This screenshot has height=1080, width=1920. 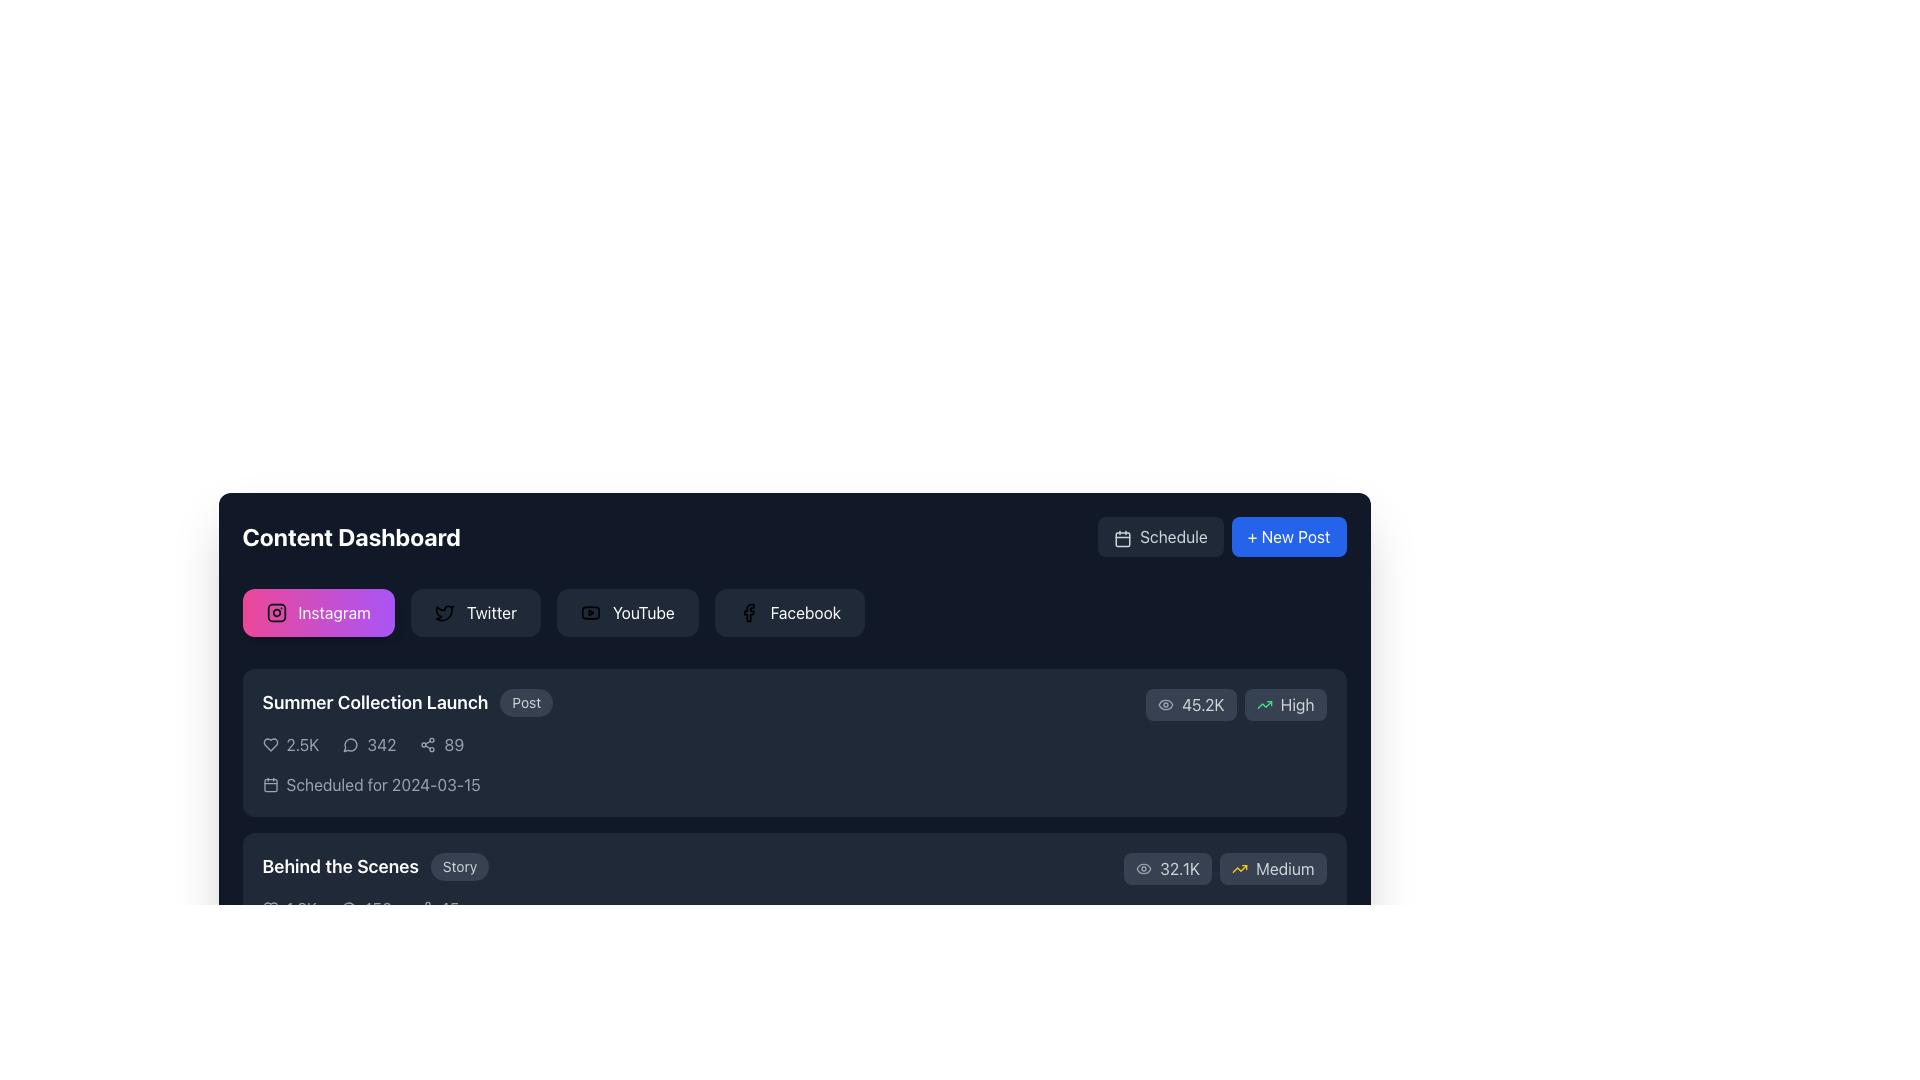 What do you see at coordinates (1224, 867) in the screenshot?
I see `displayed information from the informational badge showing statistics such as view count and impact level, located in the lower-right corner of the 'Behind the Scenes' section` at bounding box center [1224, 867].